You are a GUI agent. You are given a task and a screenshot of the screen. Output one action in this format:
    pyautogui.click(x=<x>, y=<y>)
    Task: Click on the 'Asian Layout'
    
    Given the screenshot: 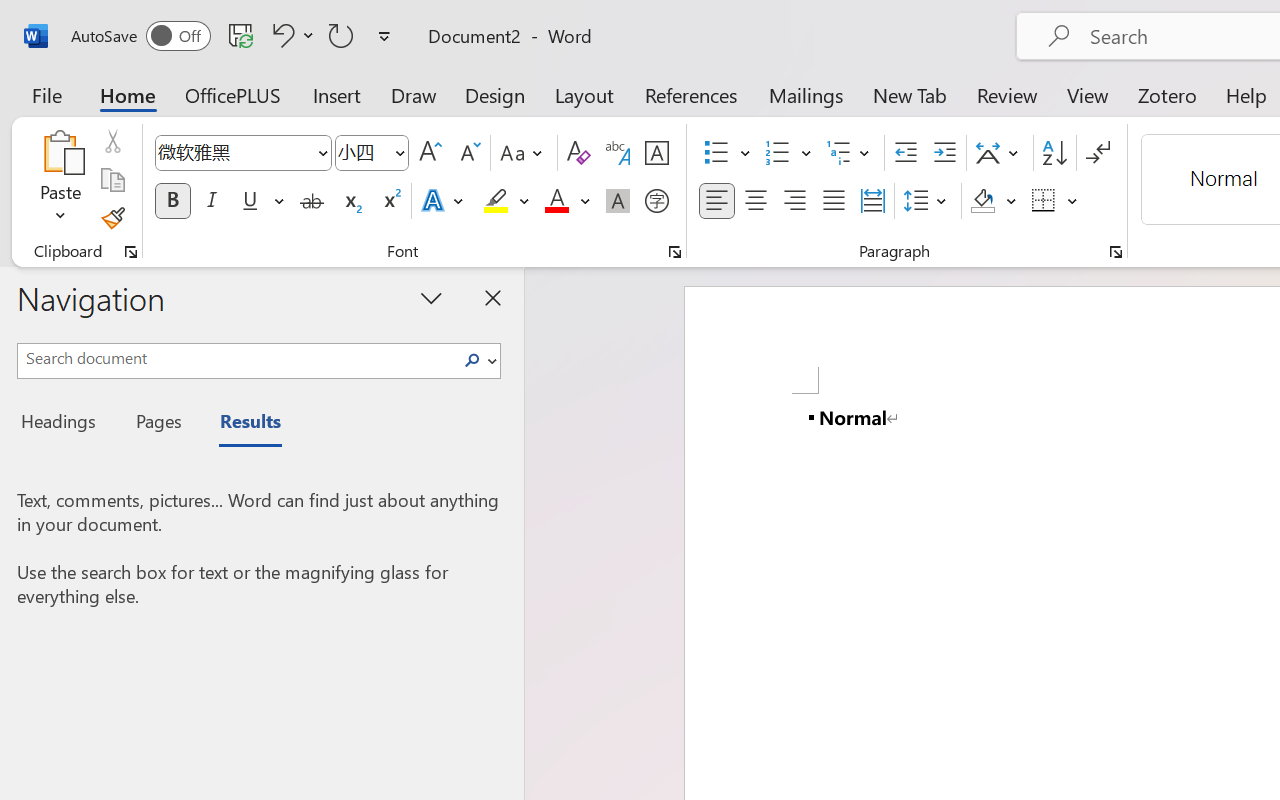 What is the action you would take?
    pyautogui.click(x=1000, y=153)
    